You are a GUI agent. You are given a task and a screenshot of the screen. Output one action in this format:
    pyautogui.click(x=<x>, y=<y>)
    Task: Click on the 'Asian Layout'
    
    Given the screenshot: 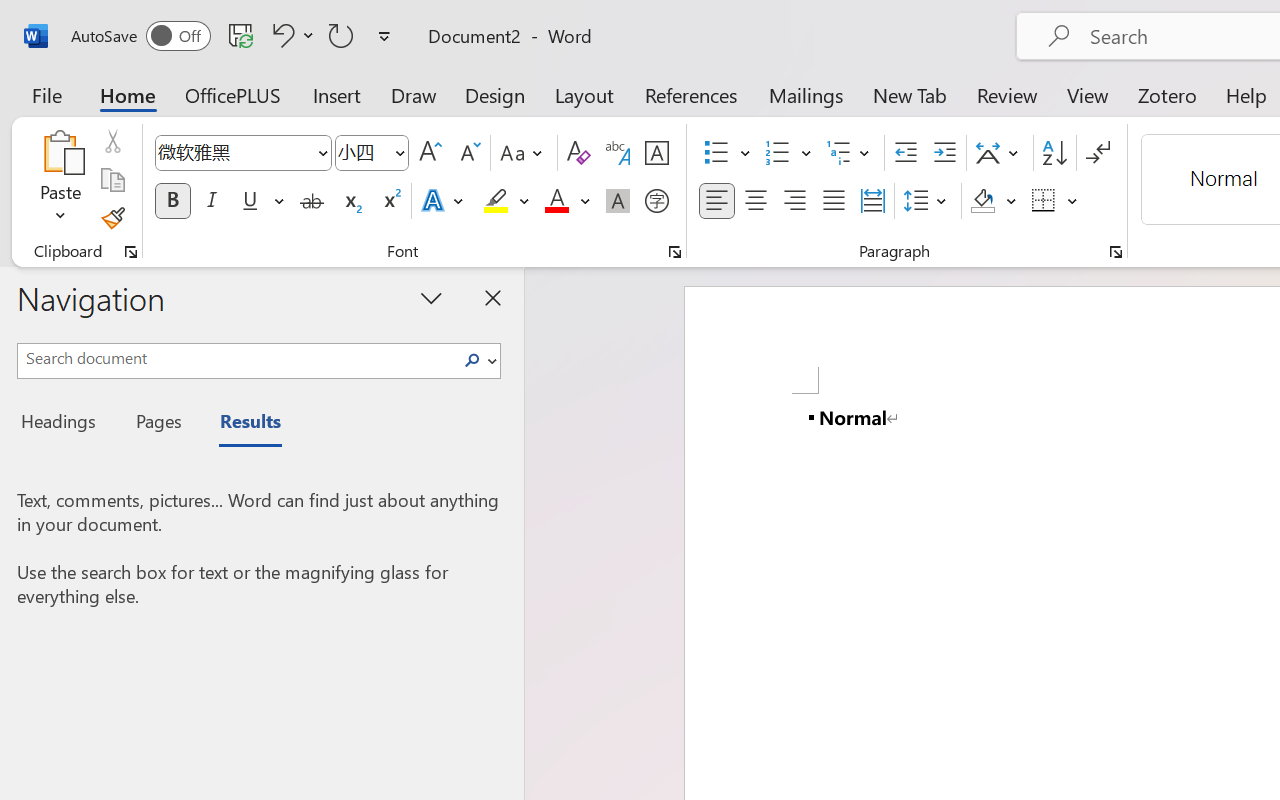 What is the action you would take?
    pyautogui.click(x=1000, y=153)
    